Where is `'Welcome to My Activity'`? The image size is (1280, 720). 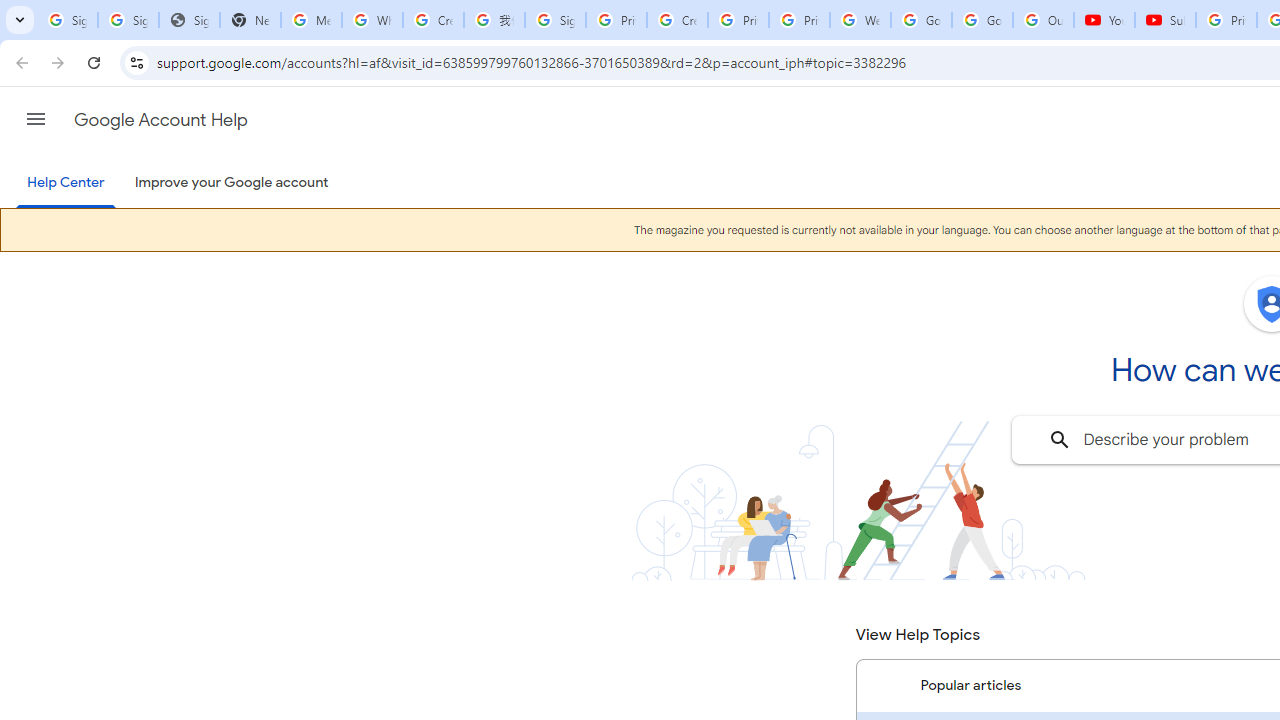
'Welcome to My Activity' is located at coordinates (860, 20).